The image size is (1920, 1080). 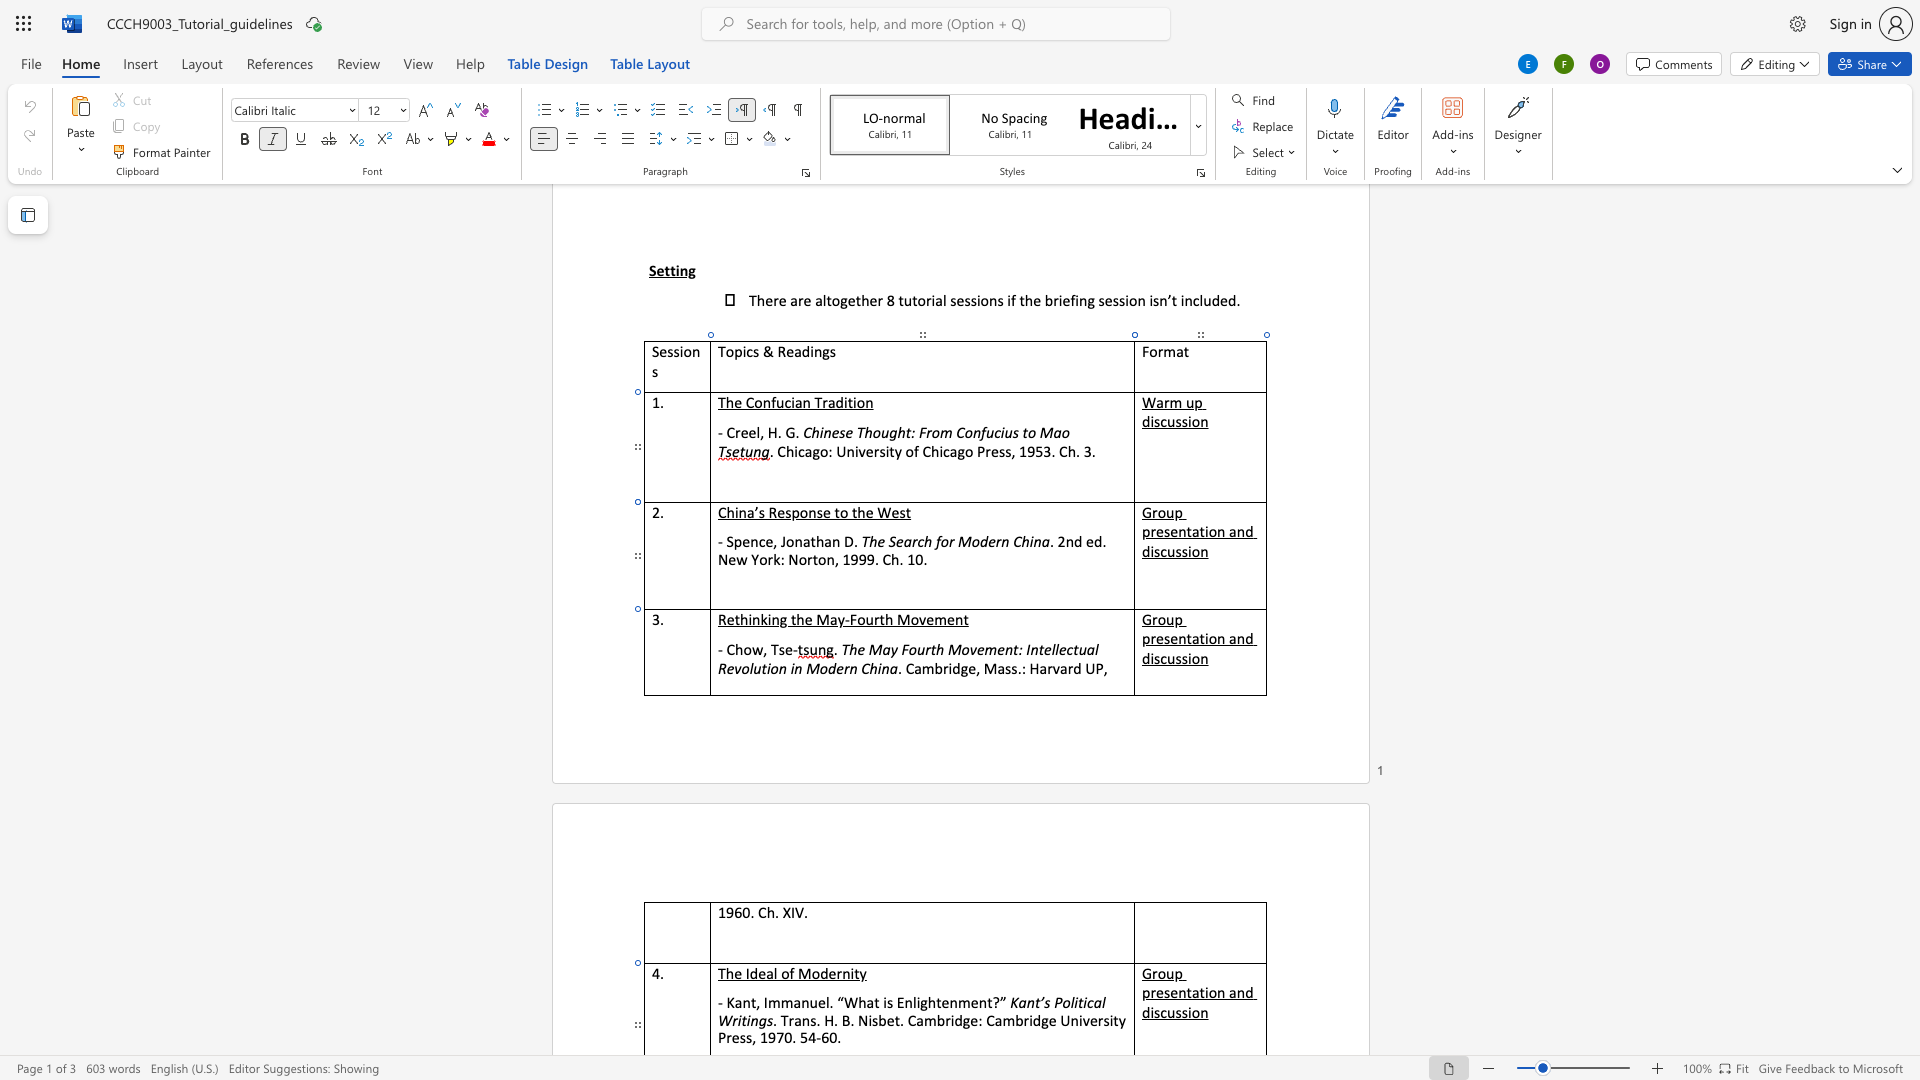 What do you see at coordinates (733, 649) in the screenshot?
I see `the space between the continuous character "C" and "h" in the text` at bounding box center [733, 649].